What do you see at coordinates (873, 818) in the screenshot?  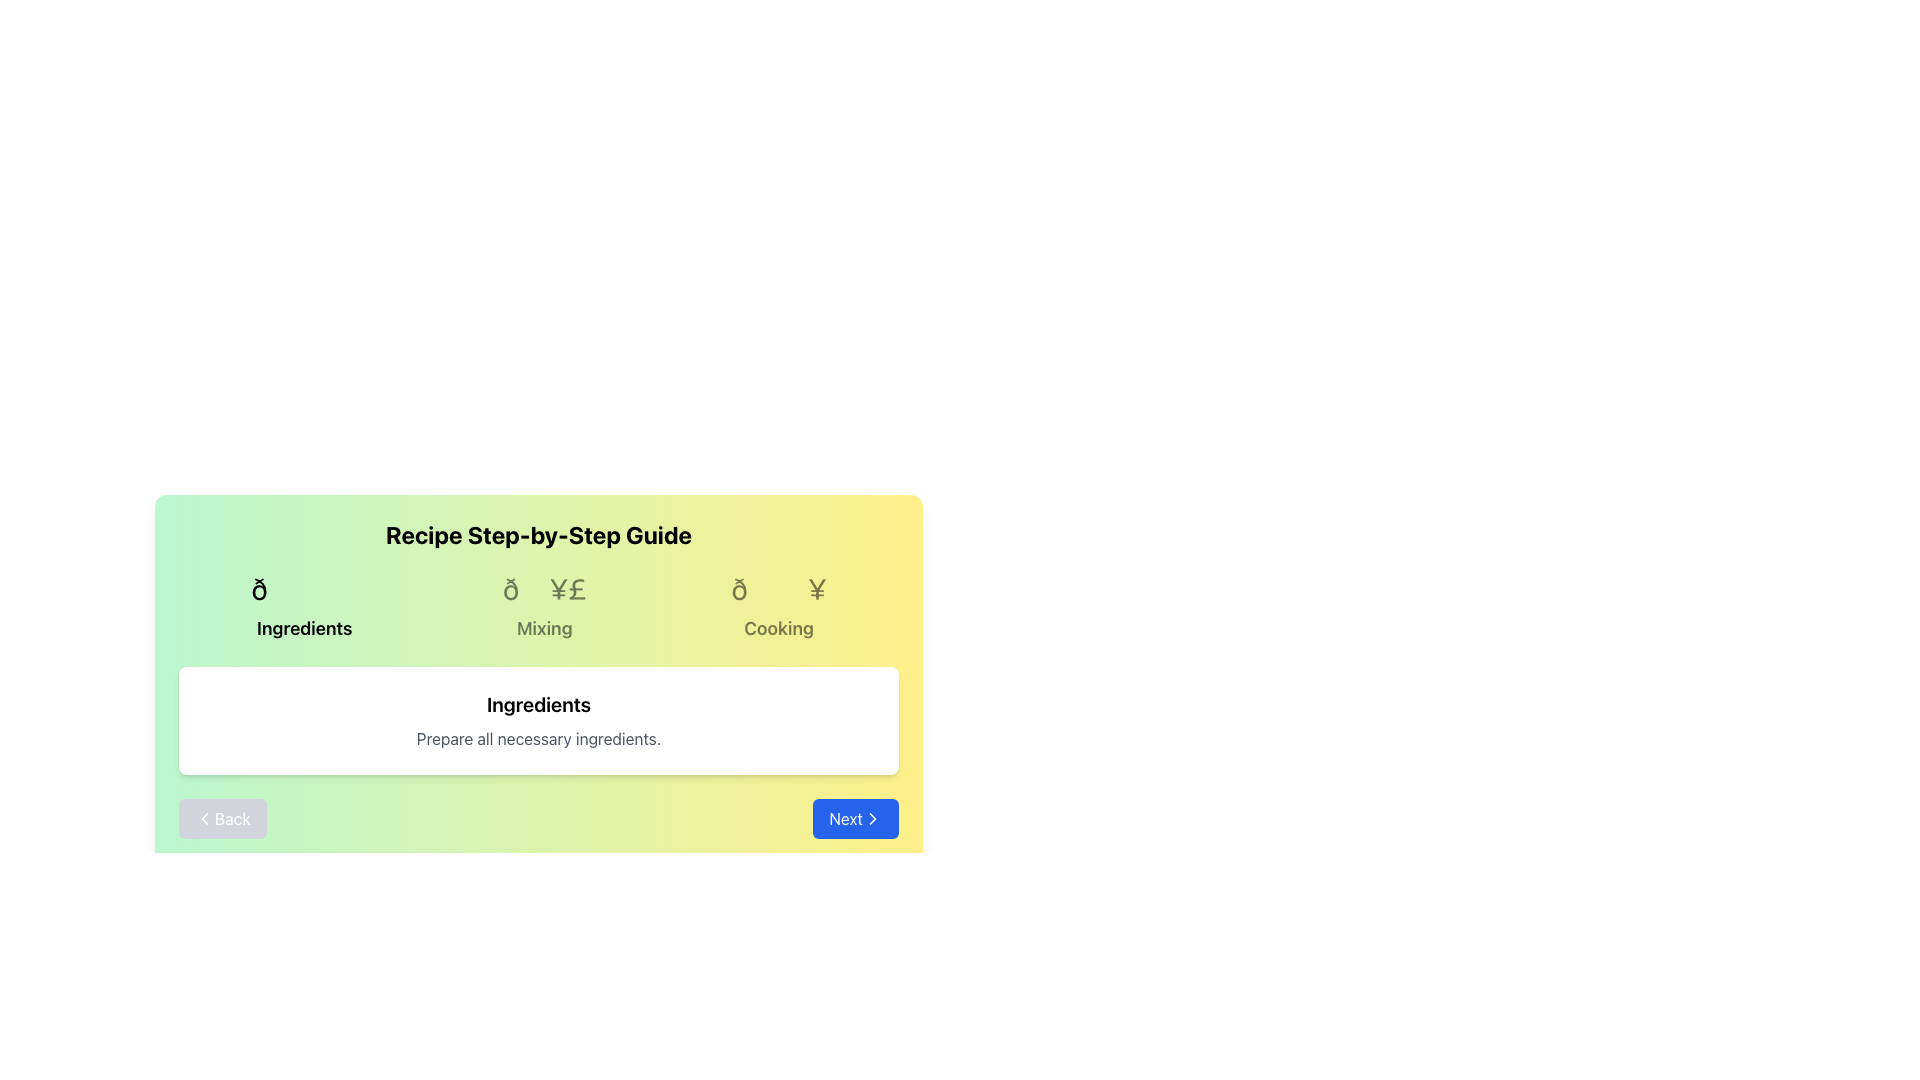 I see `the forward navigation icon within the 'Next' button located at the bottom-right of the interface to trigger a tooltip or visual response` at bounding box center [873, 818].